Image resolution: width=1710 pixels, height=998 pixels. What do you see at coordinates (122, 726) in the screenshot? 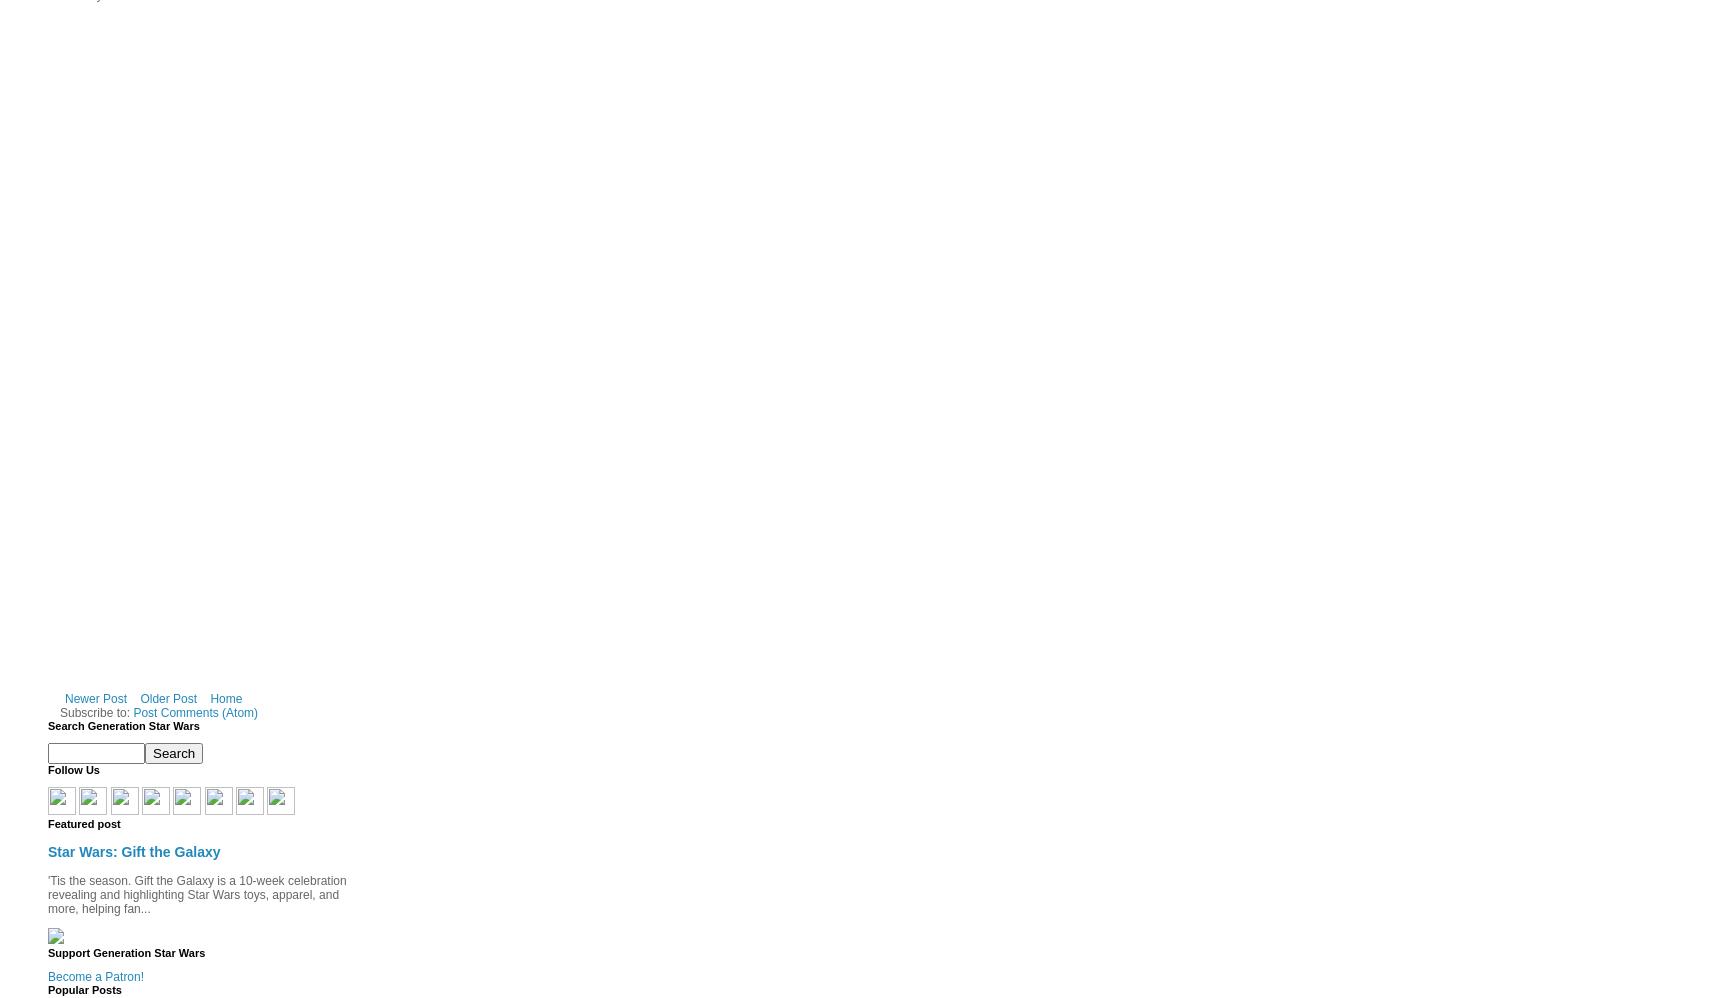
I see `'Search Generation Star Wars'` at bounding box center [122, 726].